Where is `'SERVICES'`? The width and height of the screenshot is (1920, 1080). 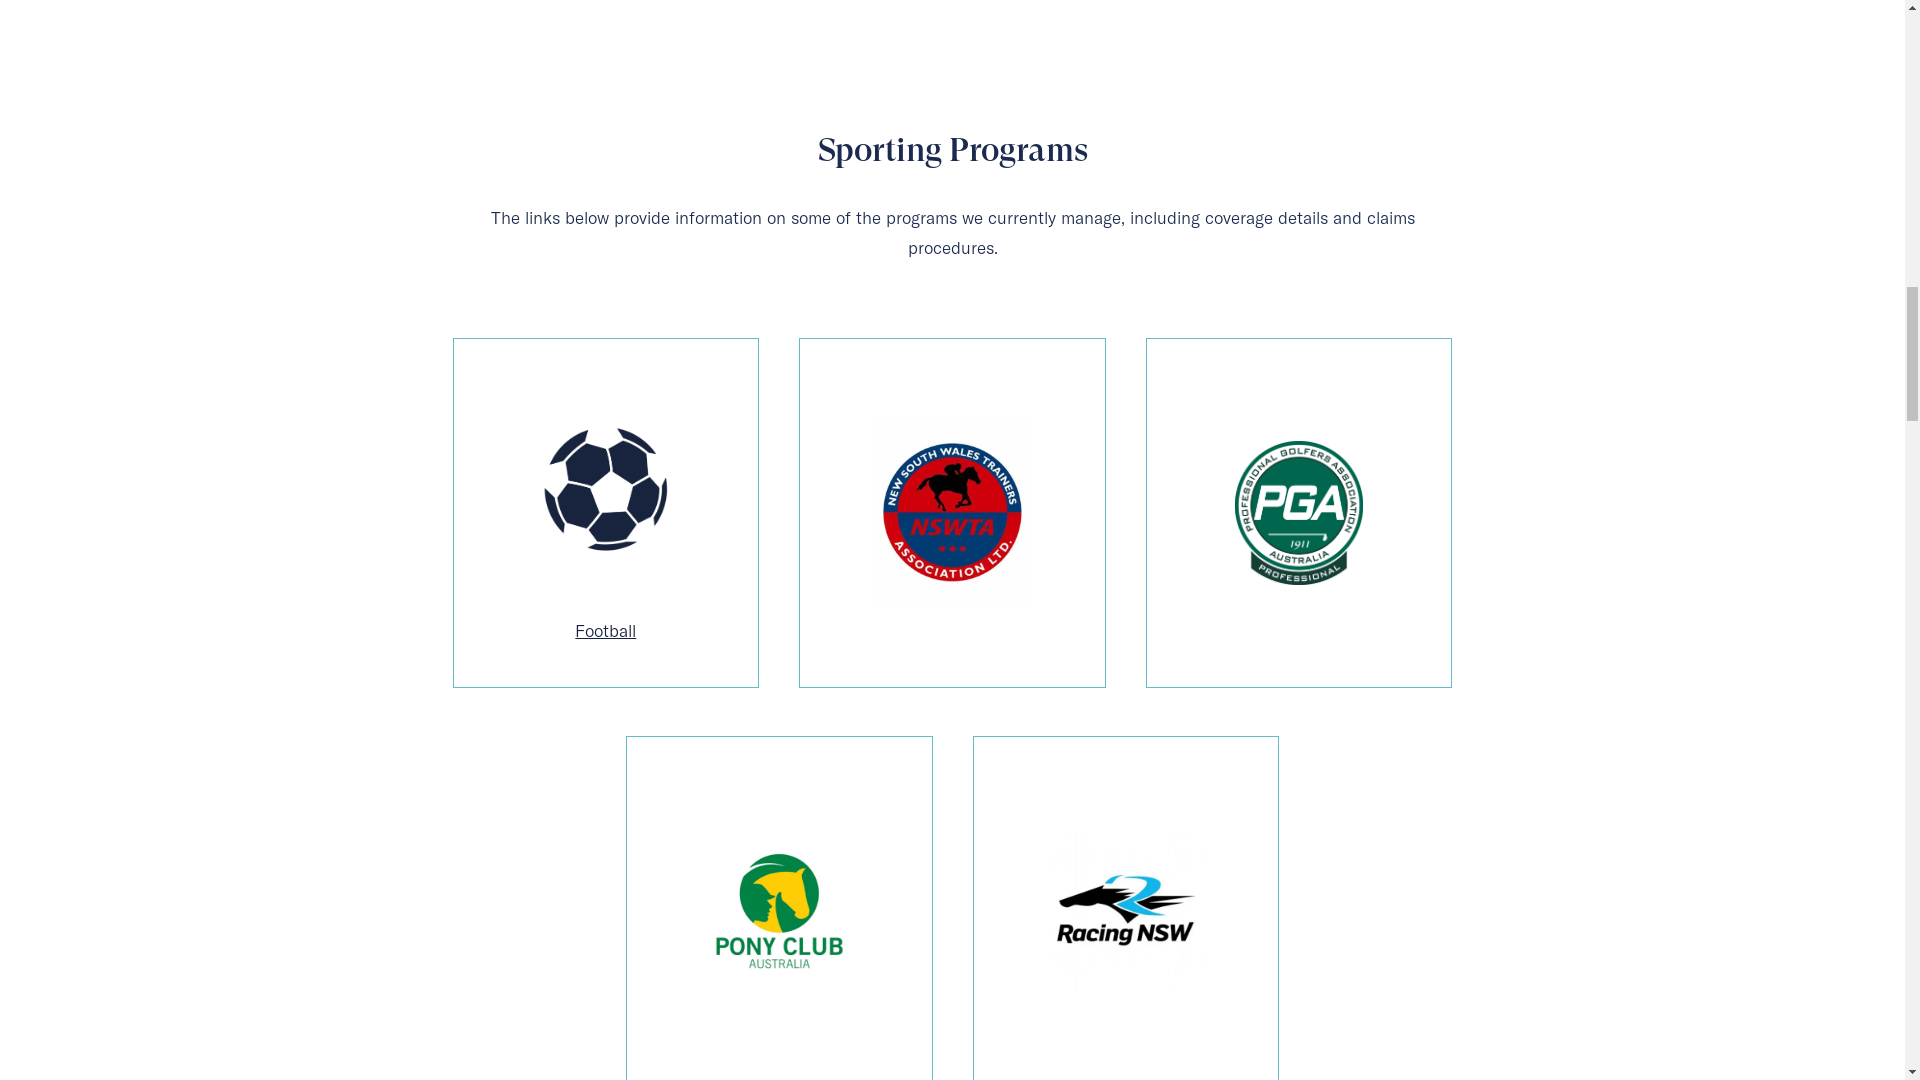 'SERVICES' is located at coordinates (948, 42).